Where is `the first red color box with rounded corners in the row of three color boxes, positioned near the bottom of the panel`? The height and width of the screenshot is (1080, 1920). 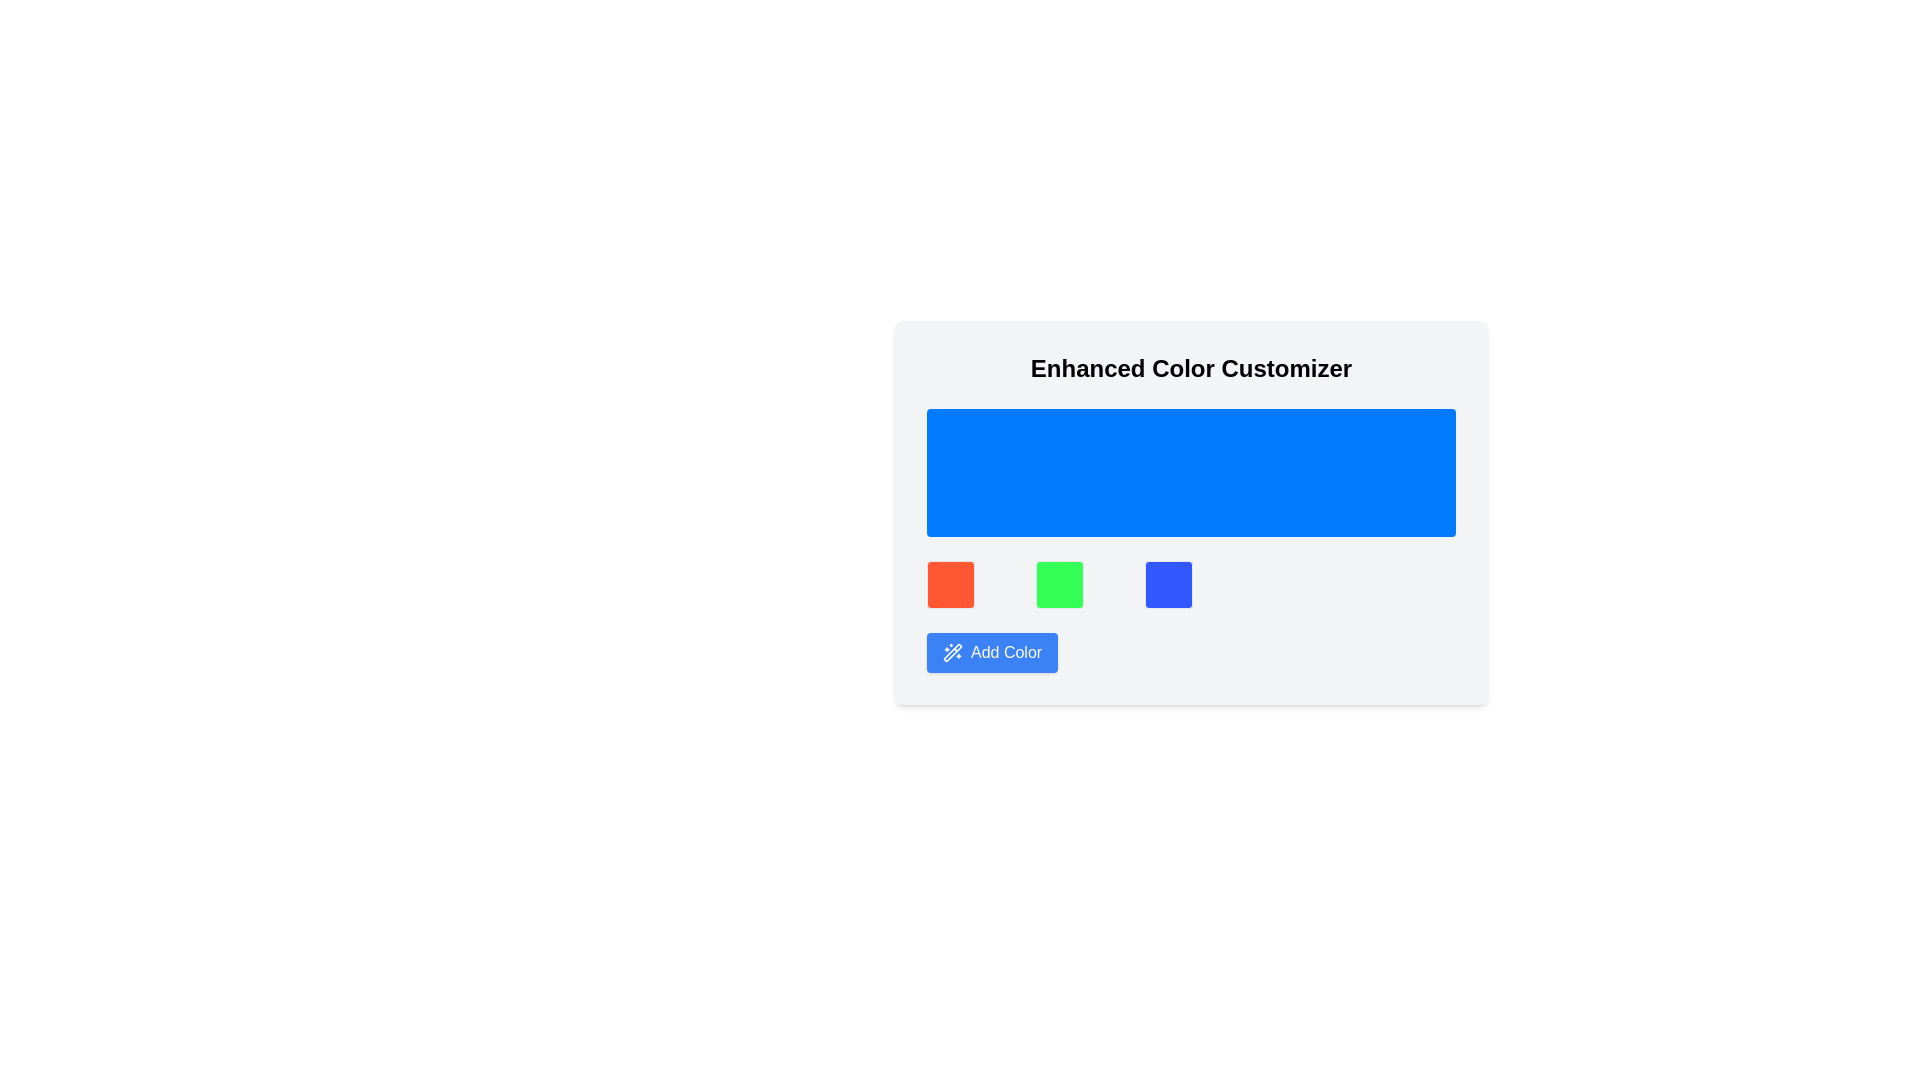 the first red color box with rounded corners in the row of three color boxes, positioned near the bottom of the panel is located at coordinates (949, 585).